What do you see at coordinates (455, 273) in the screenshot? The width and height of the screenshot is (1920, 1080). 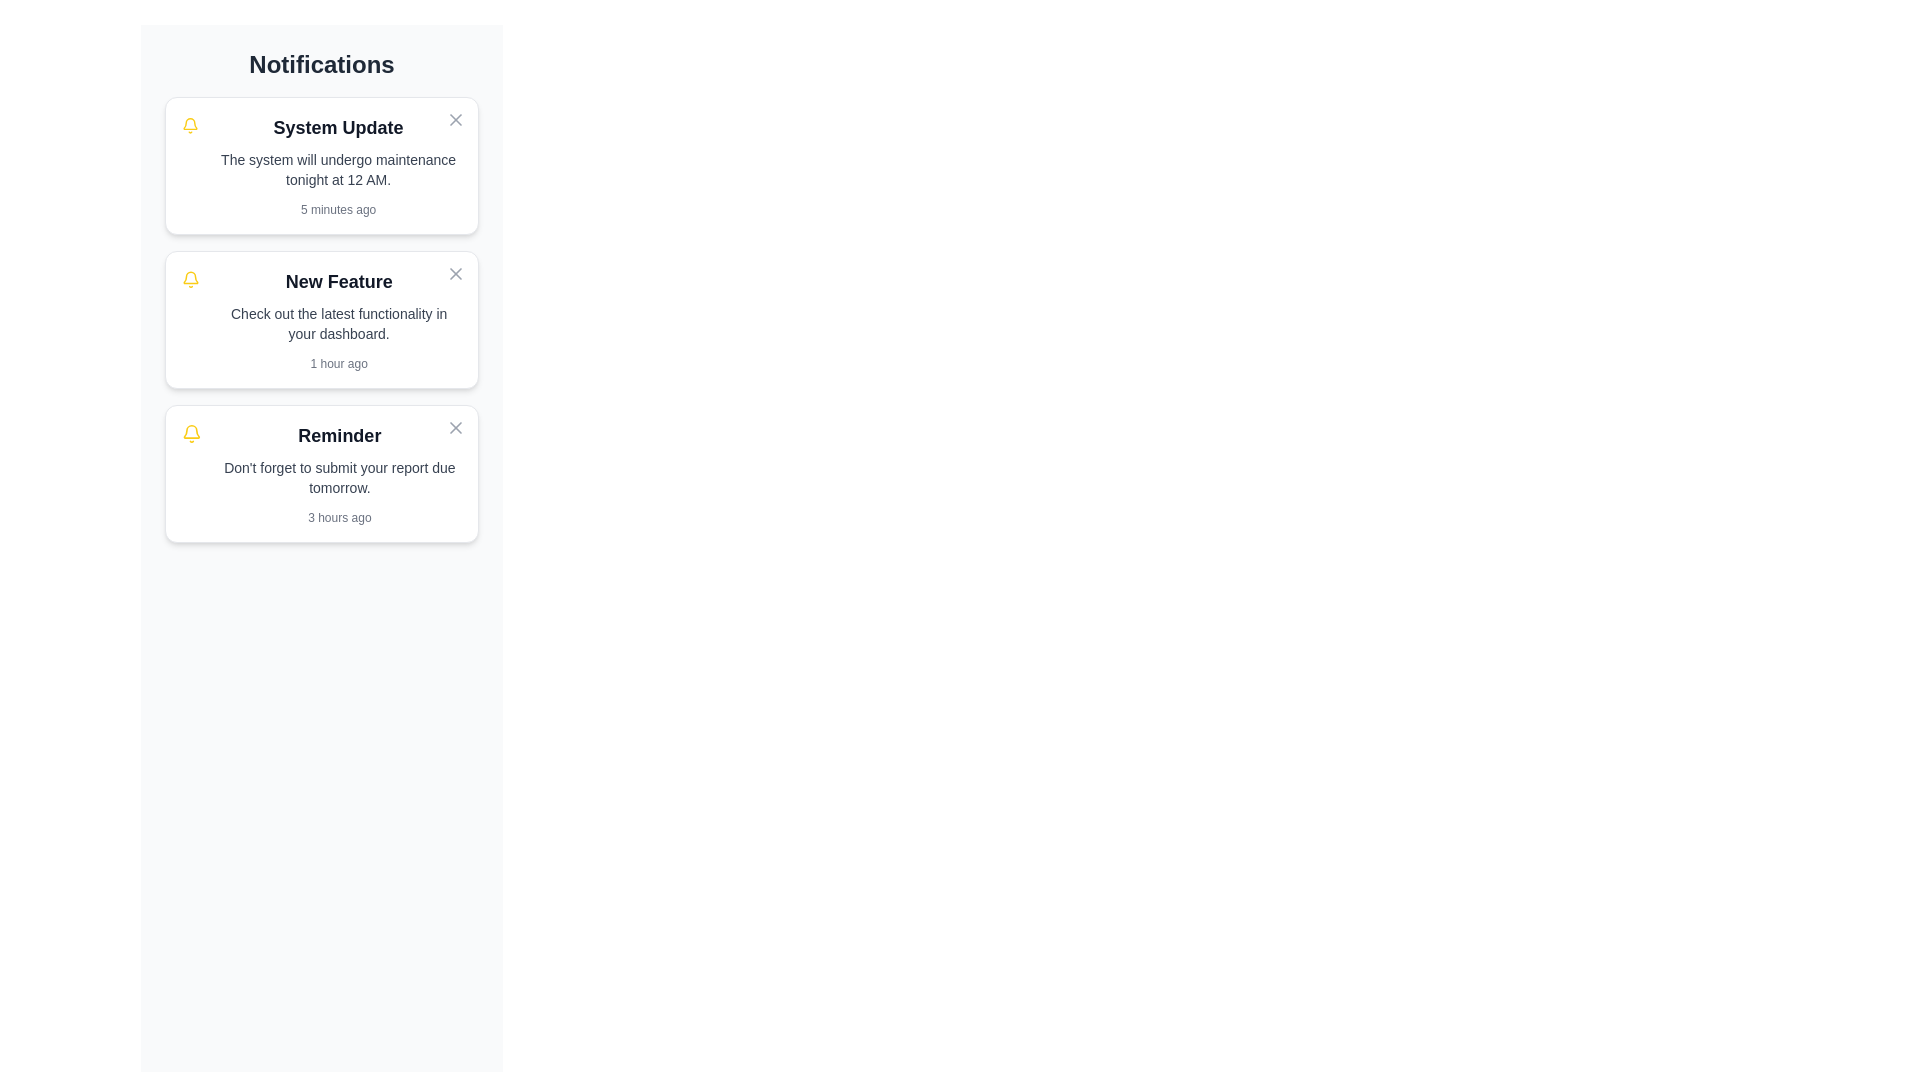 I see `the close button located at the top-right corner of the notification card titled 'New Feature'` at bounding box center [455, 273].